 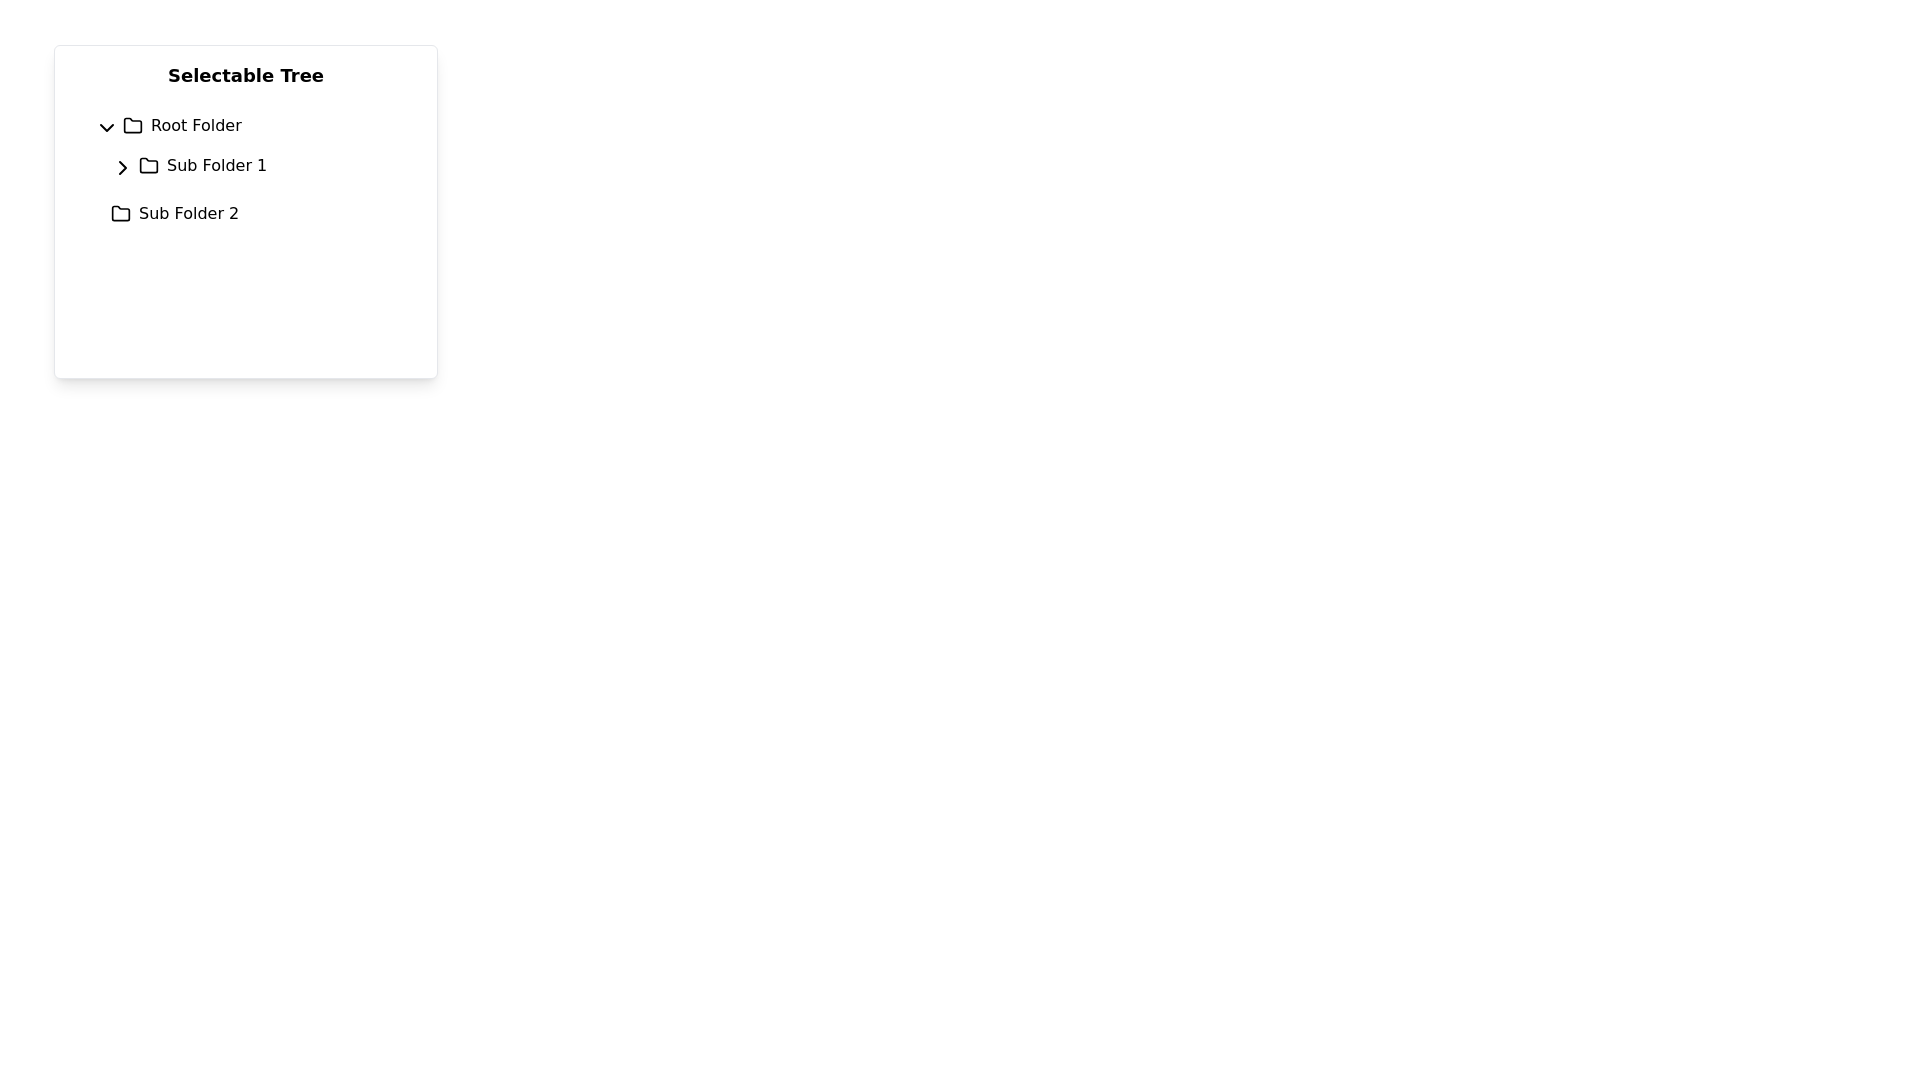 I want to click on the text label representing a folder in the hierarchical tree structure, so click(x=217, y=164).